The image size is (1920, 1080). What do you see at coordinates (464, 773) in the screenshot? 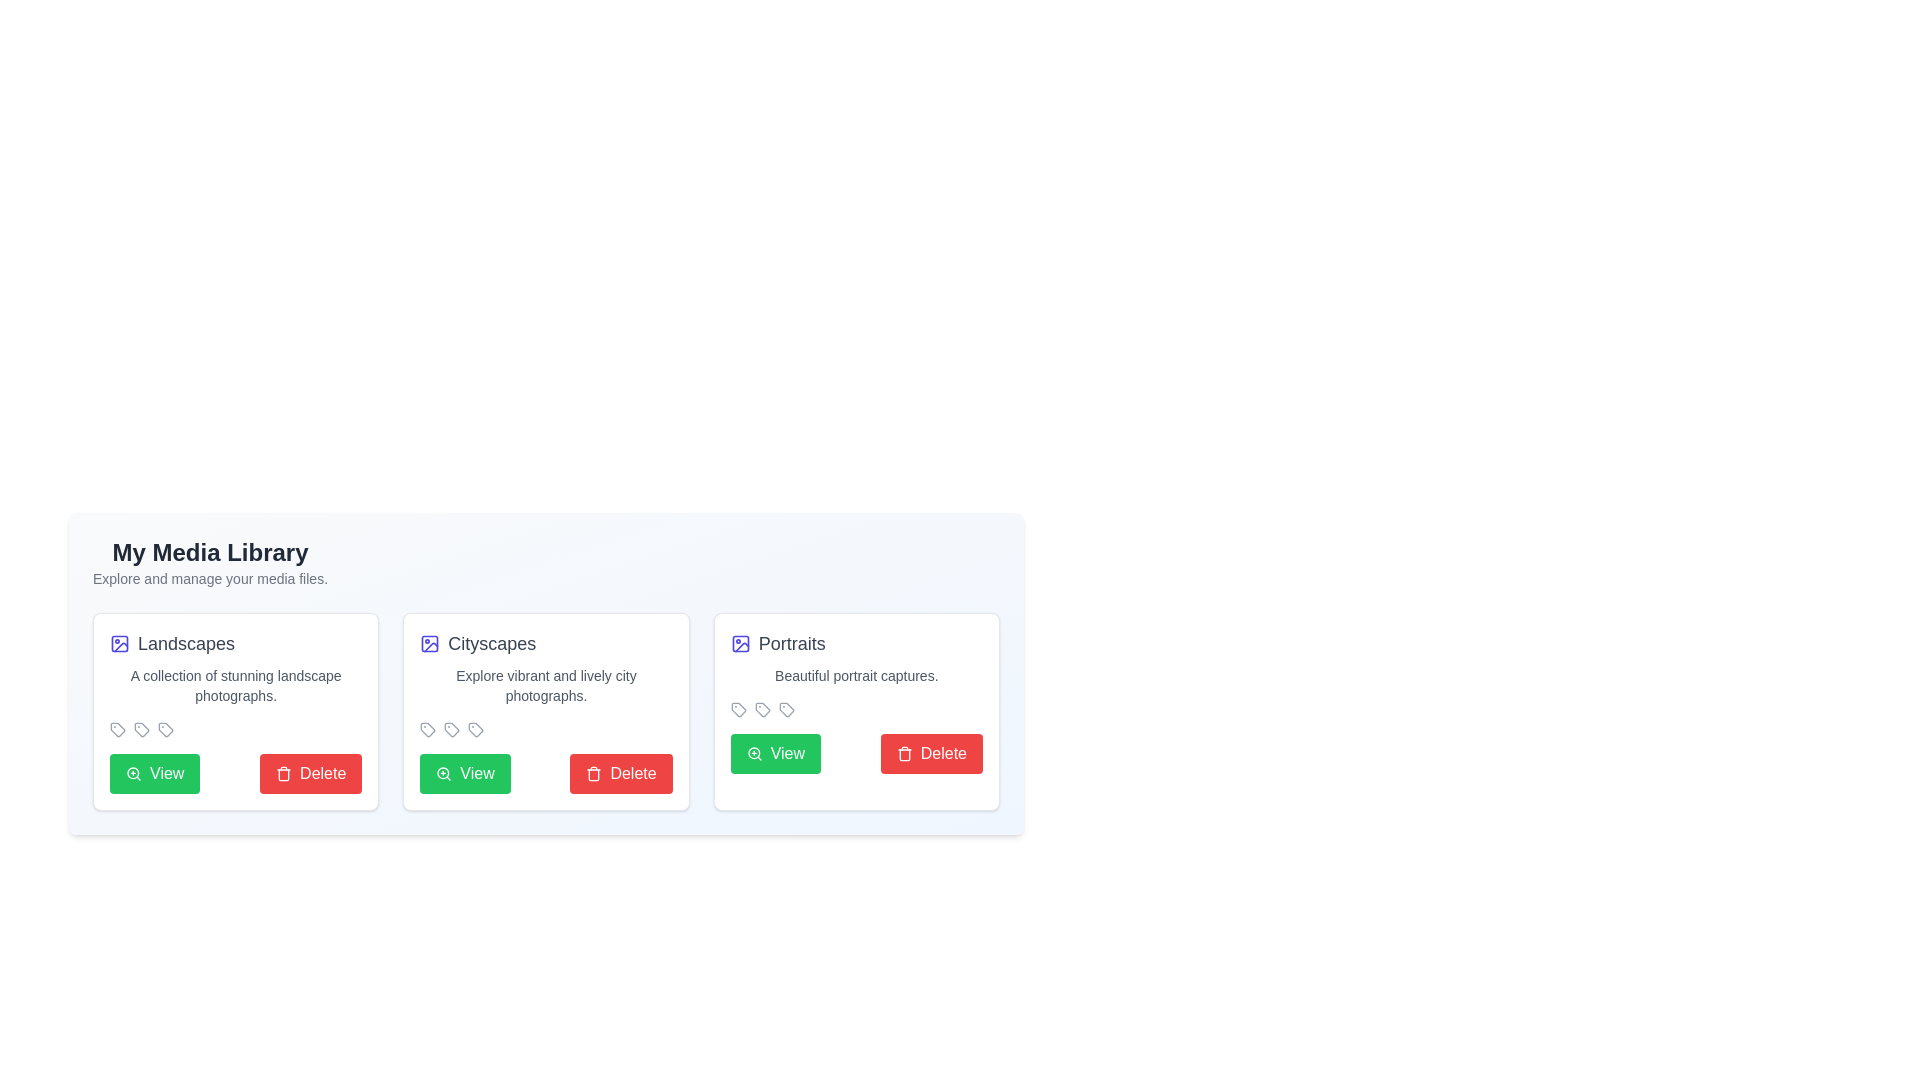
I see `the leftmost button labeled 'View' with a green background and a zoom-in glass icon` at bounding box center [464, 773].